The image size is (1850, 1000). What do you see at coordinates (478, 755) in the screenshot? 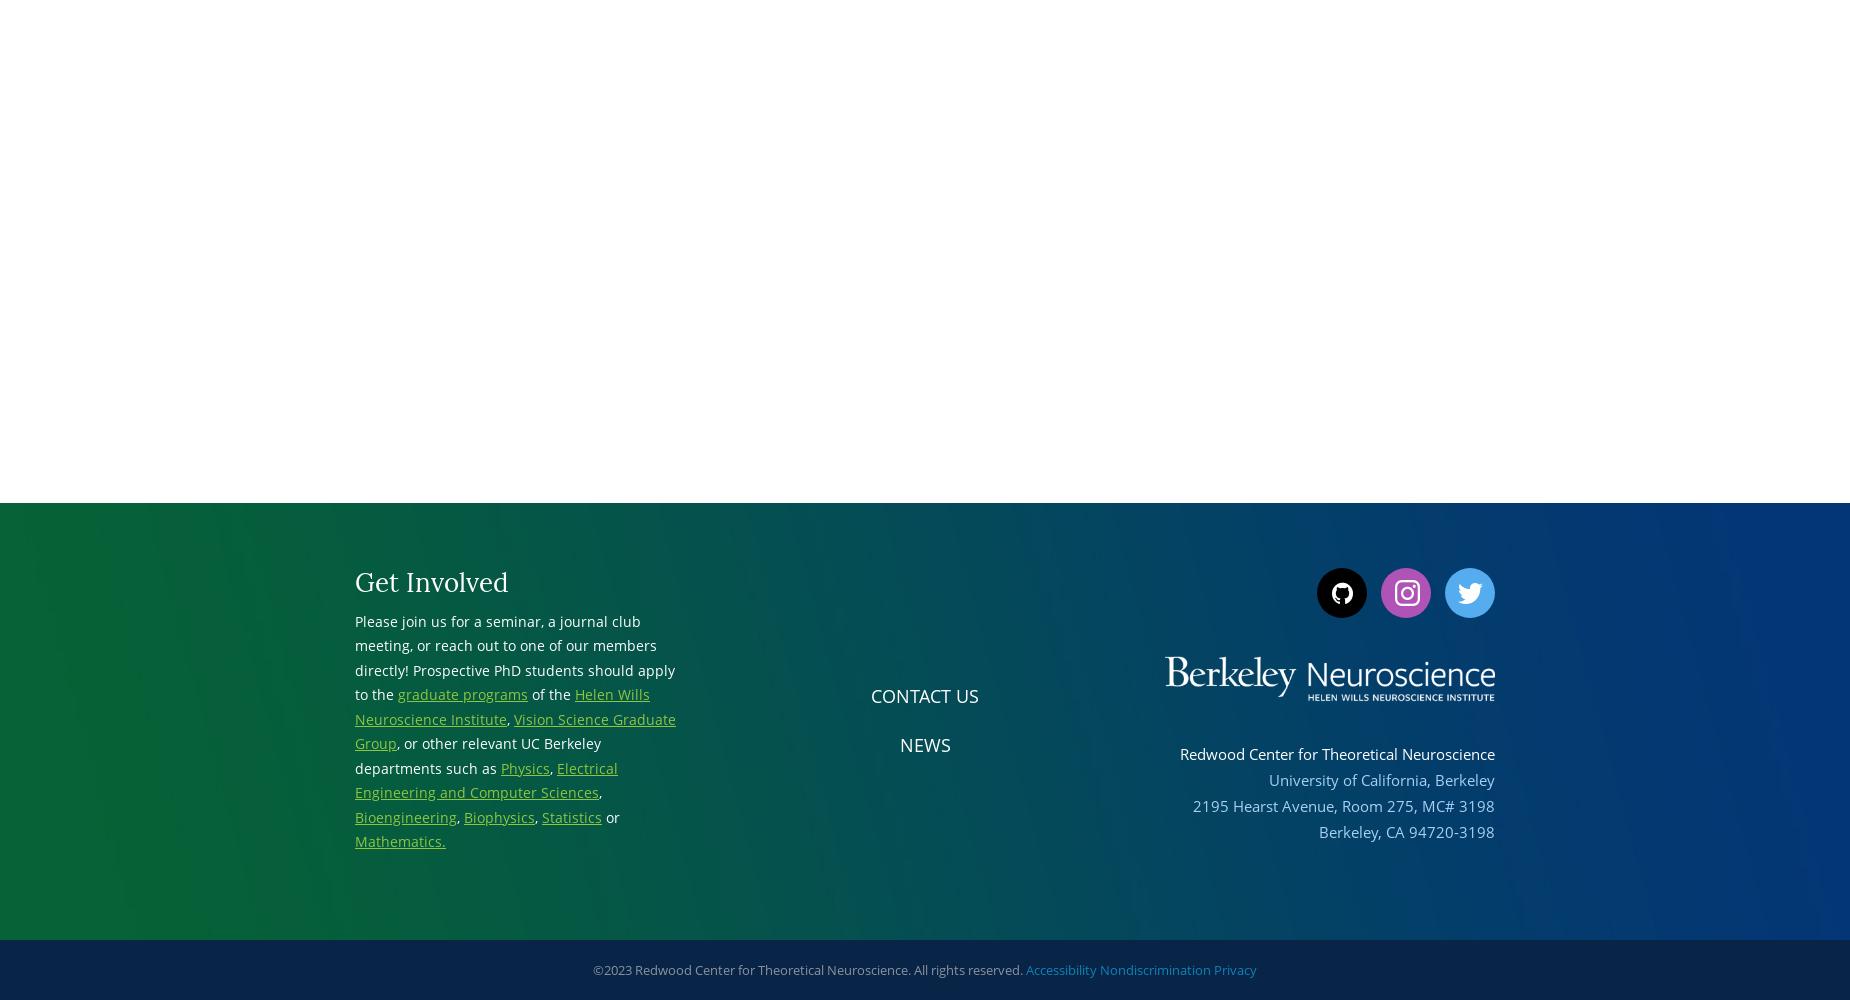
I see `', or other relevant UC Berkeley departments such as'` at bounding box center [478, 755].